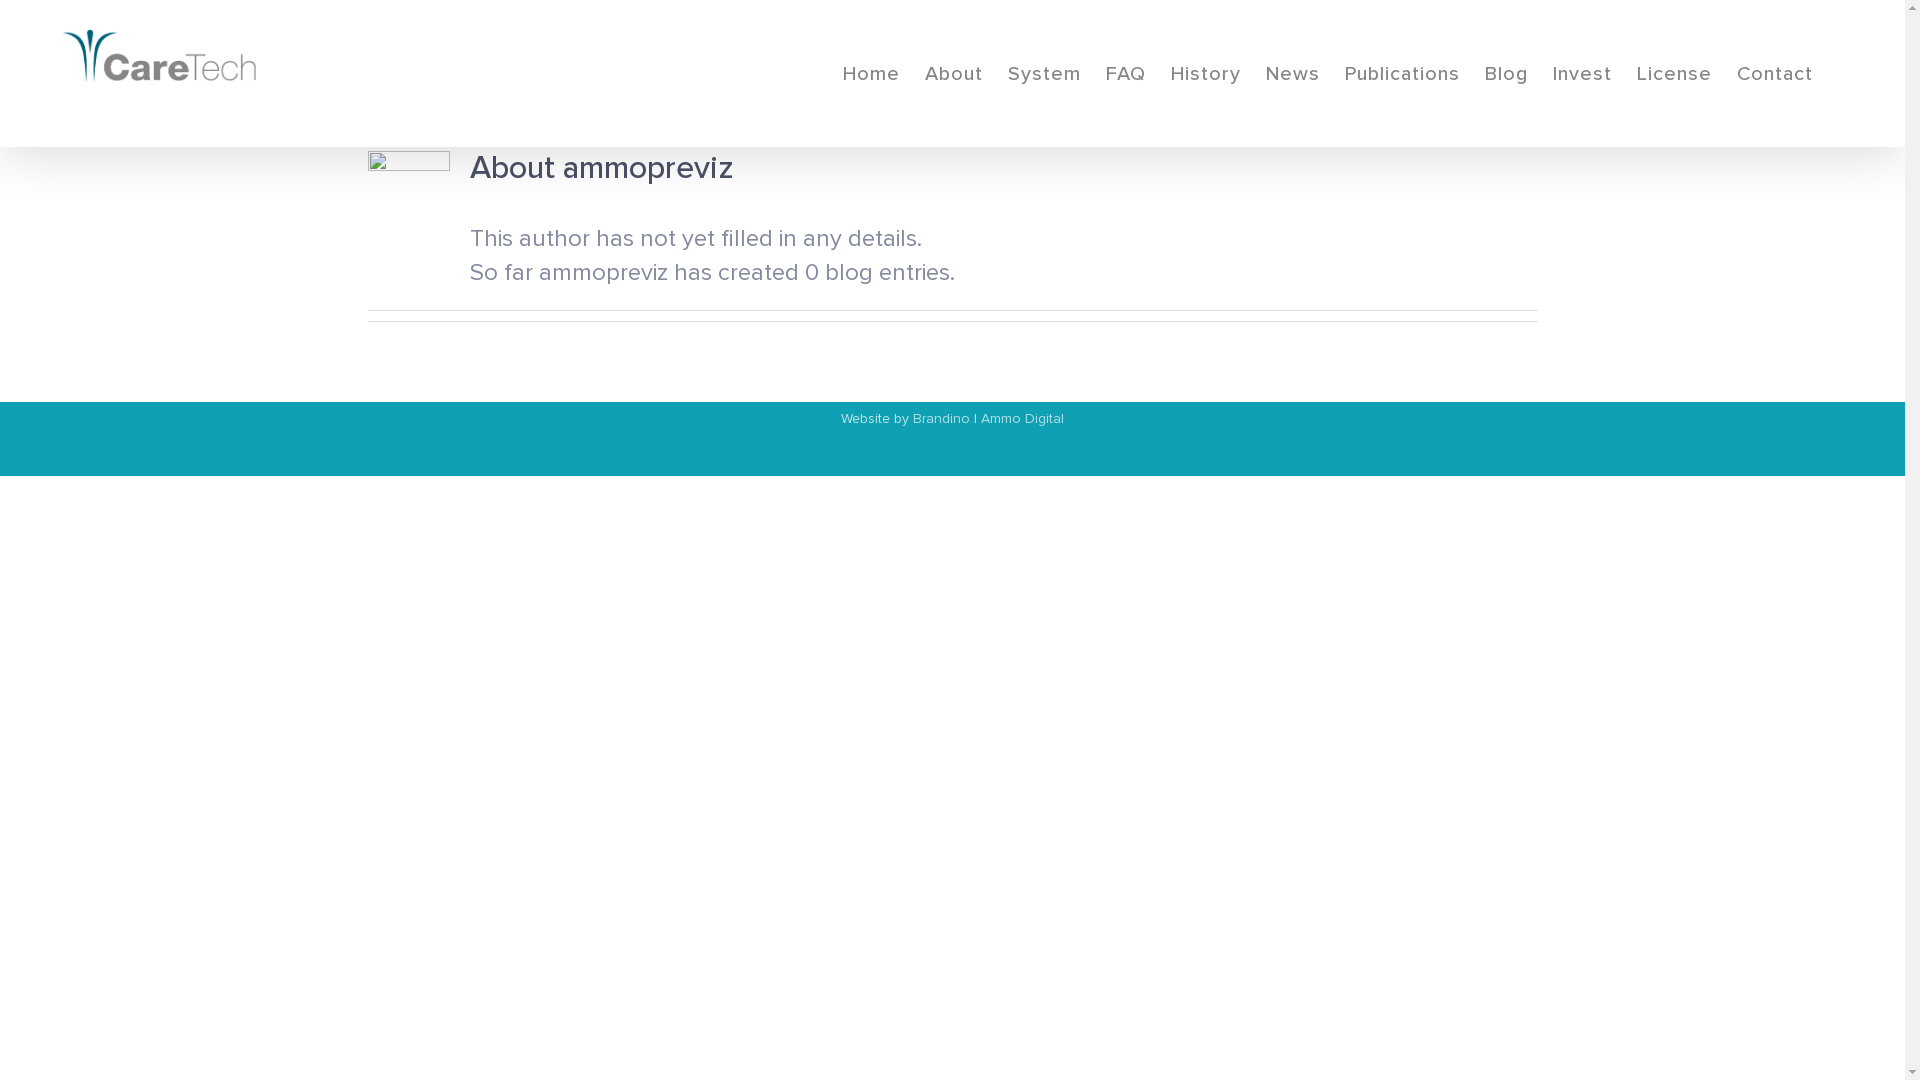  I want to click on 'Ammo Digital', so click(1022, 417).